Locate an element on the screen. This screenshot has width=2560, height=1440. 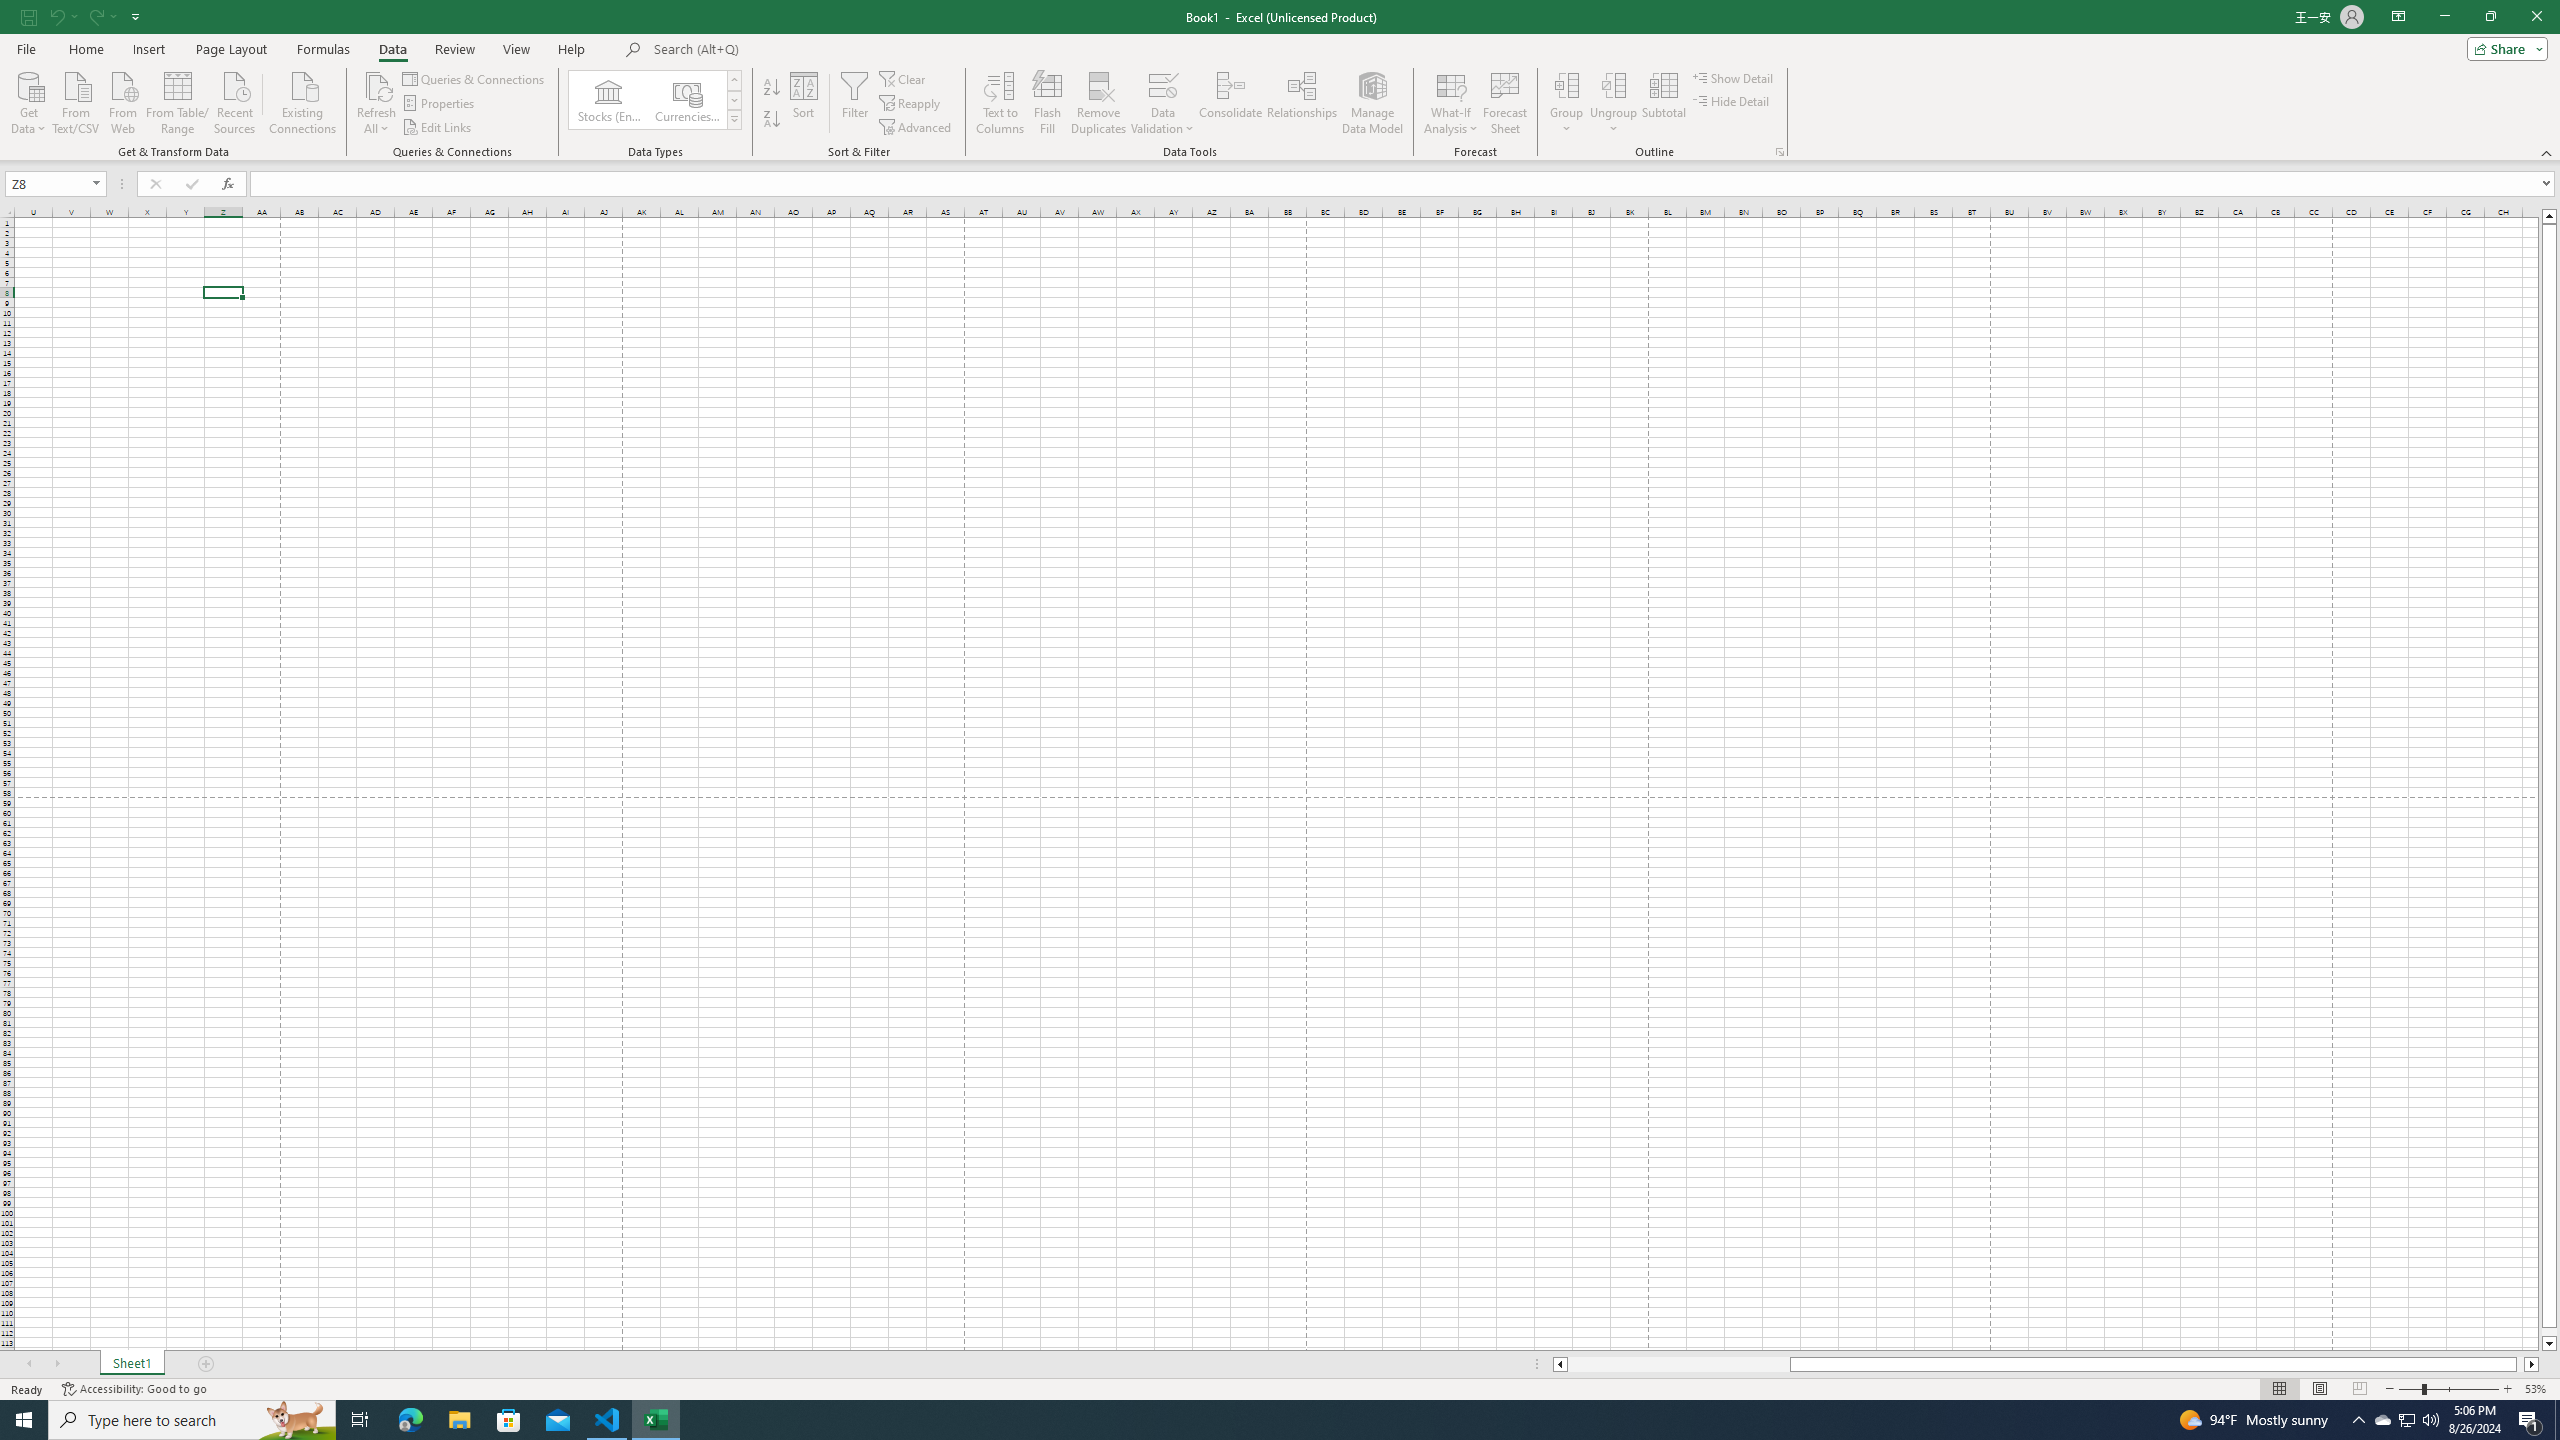
'Customize Quick Access Toolbar' is located at coordinates (135, 15).